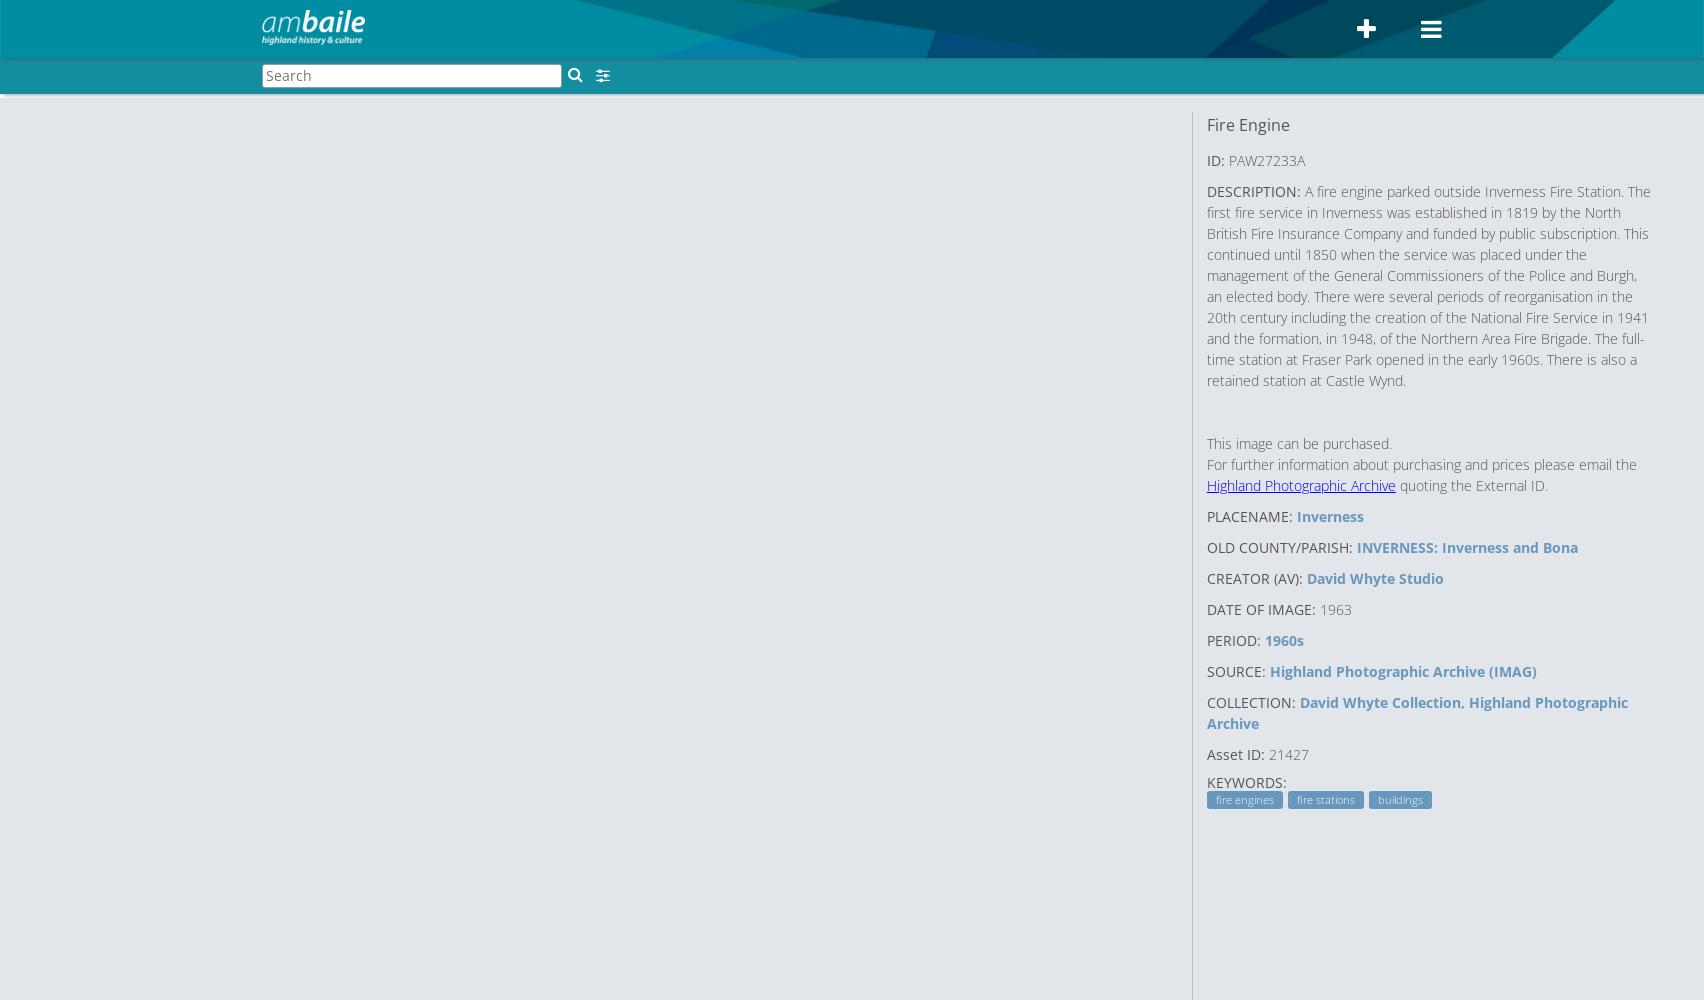 This screenshot has width=1704, height=1000. I want to click on '1963', so click(1319, 607).